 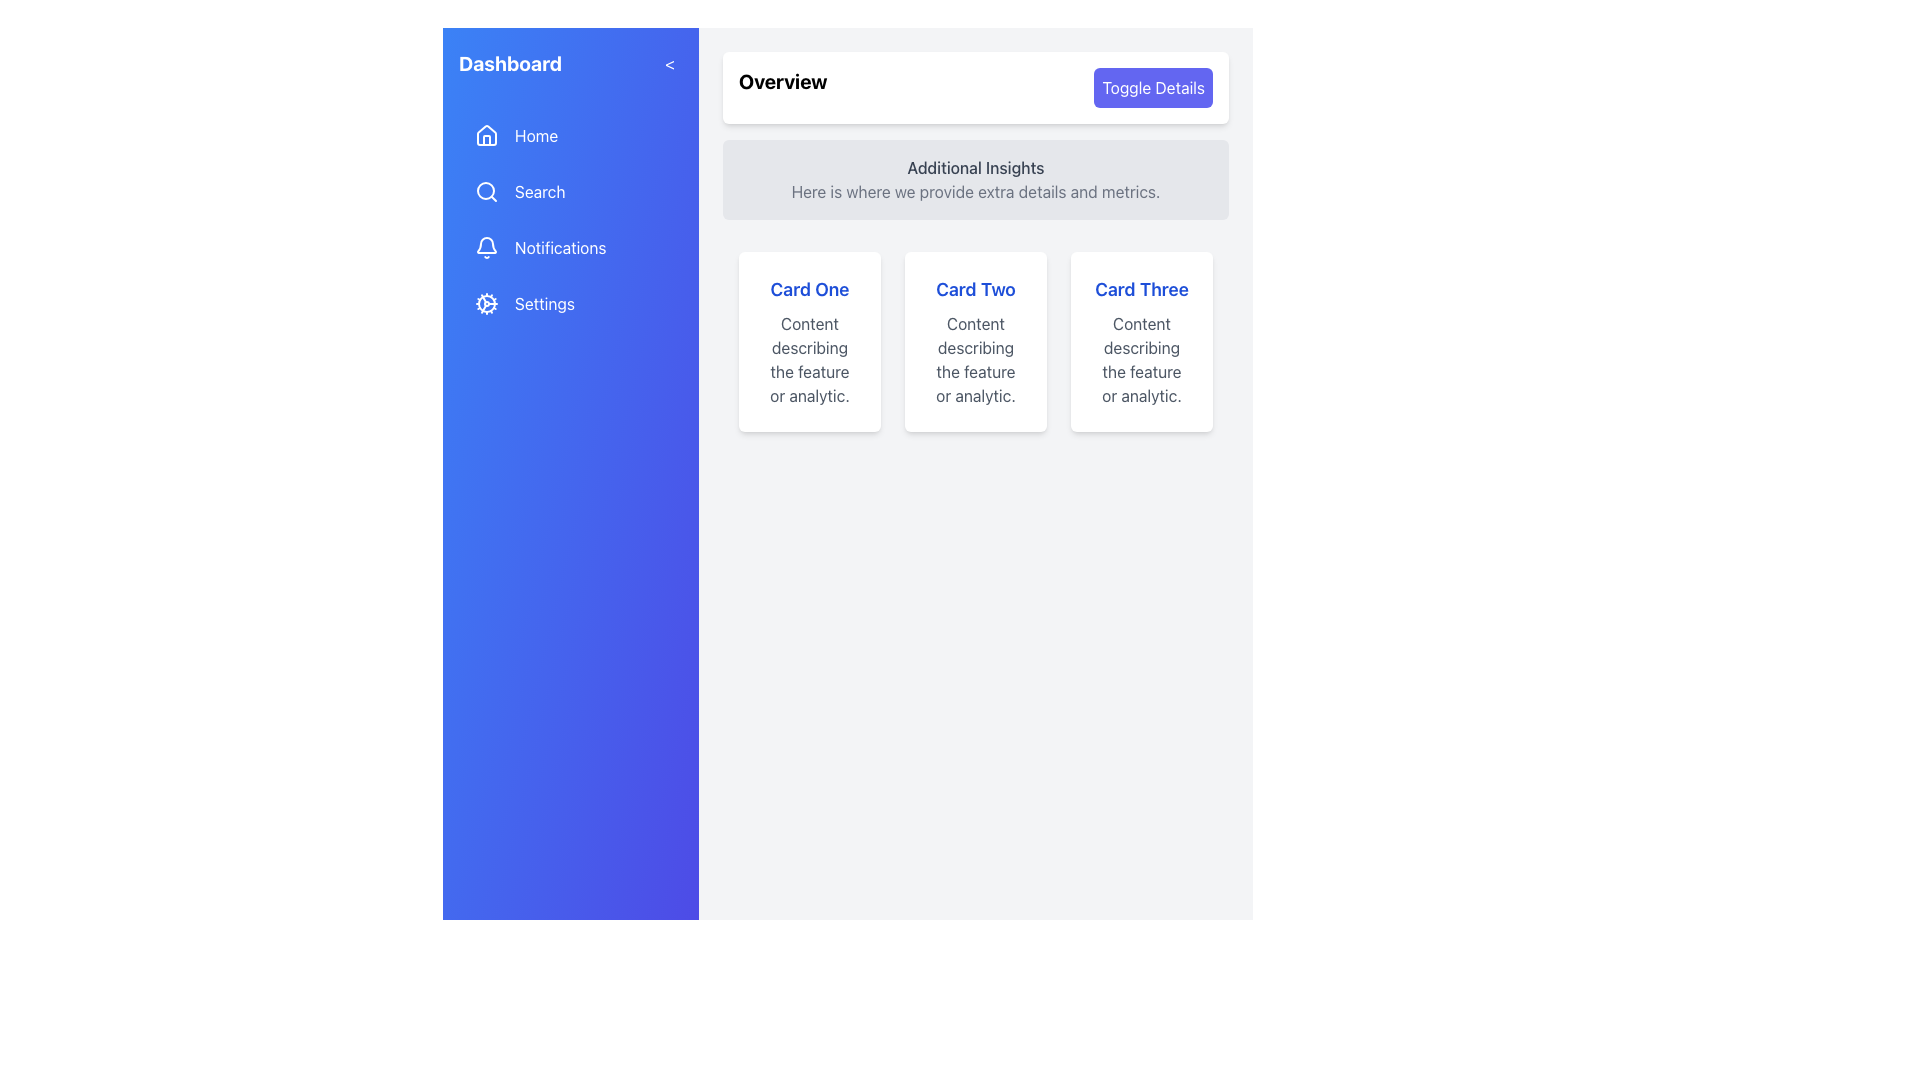 I want to click on descriptive text block located within the white card labeled 'Card Three', positioned below the title and centrally aligned, so click(x=1142, y=358).